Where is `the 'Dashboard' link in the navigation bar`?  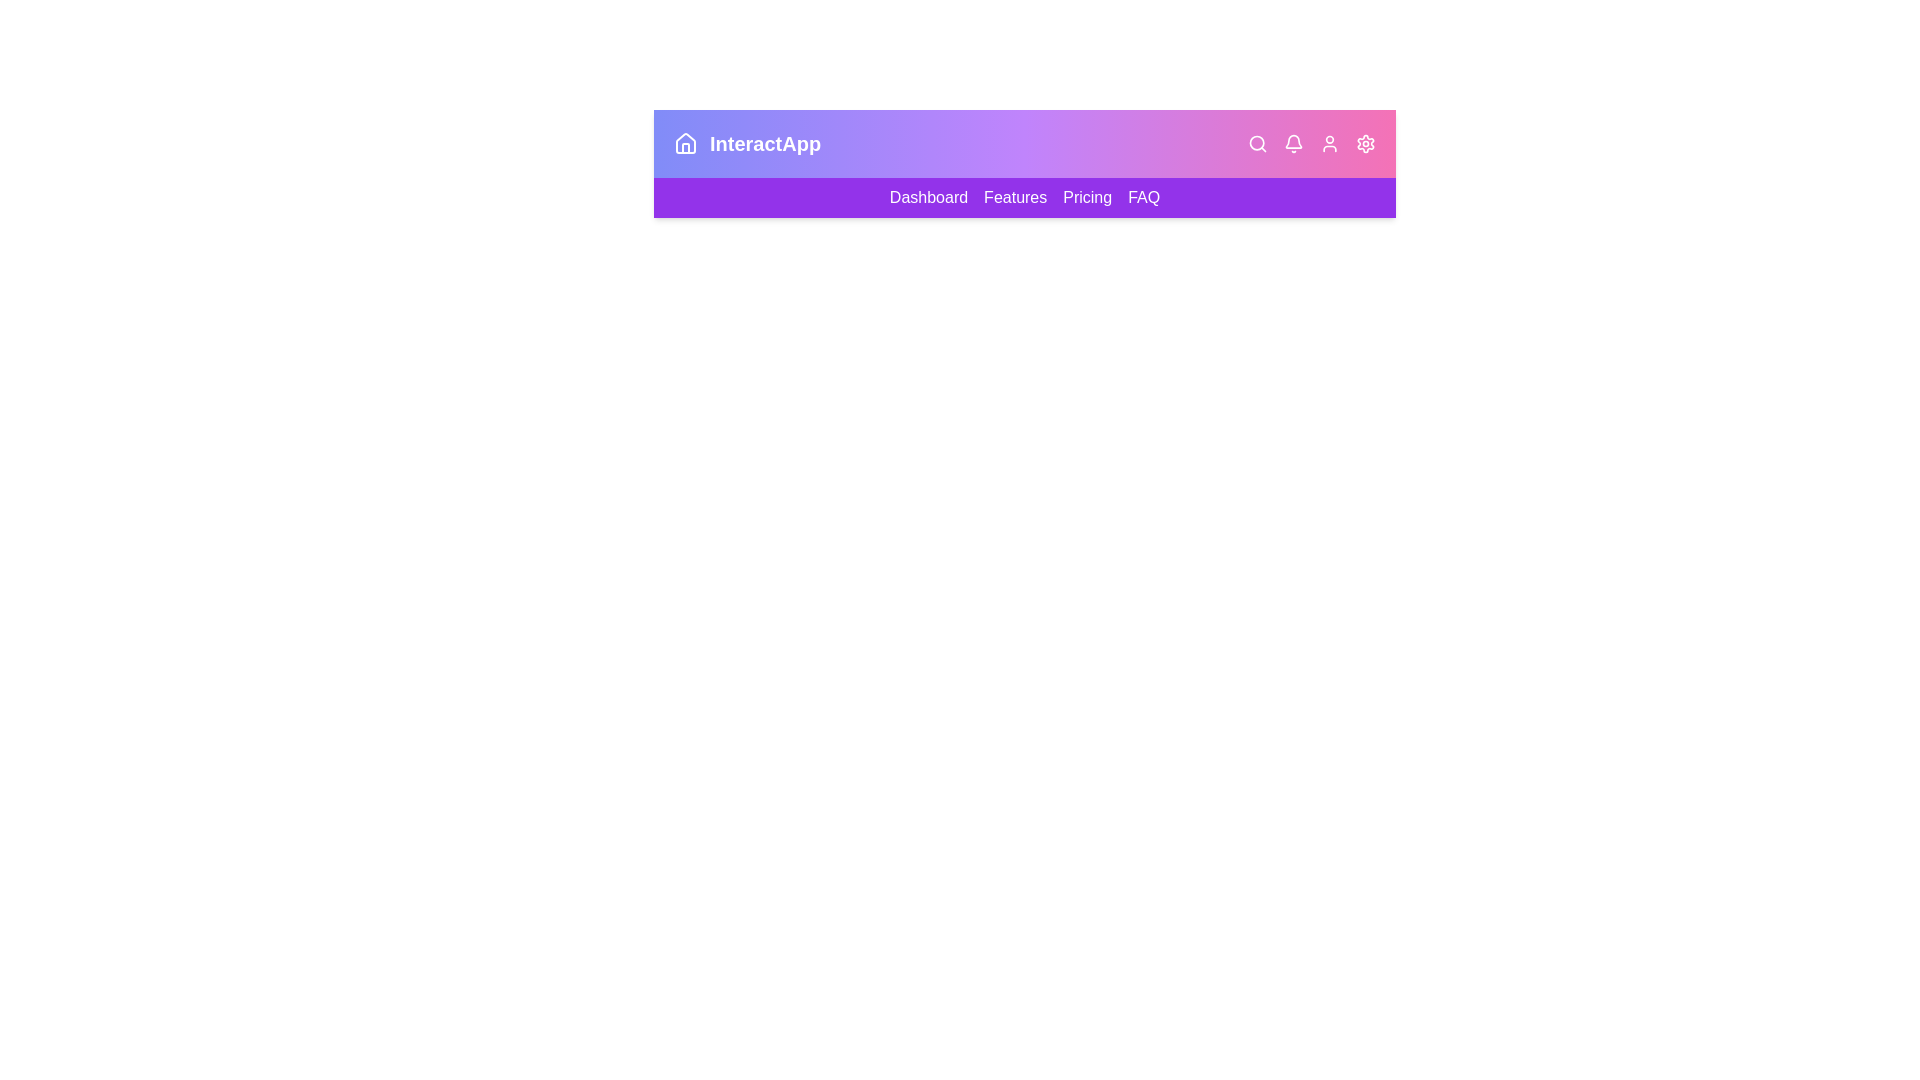
the 'Dashboard' link in the navigation bar is located at coordinates (927, 197).